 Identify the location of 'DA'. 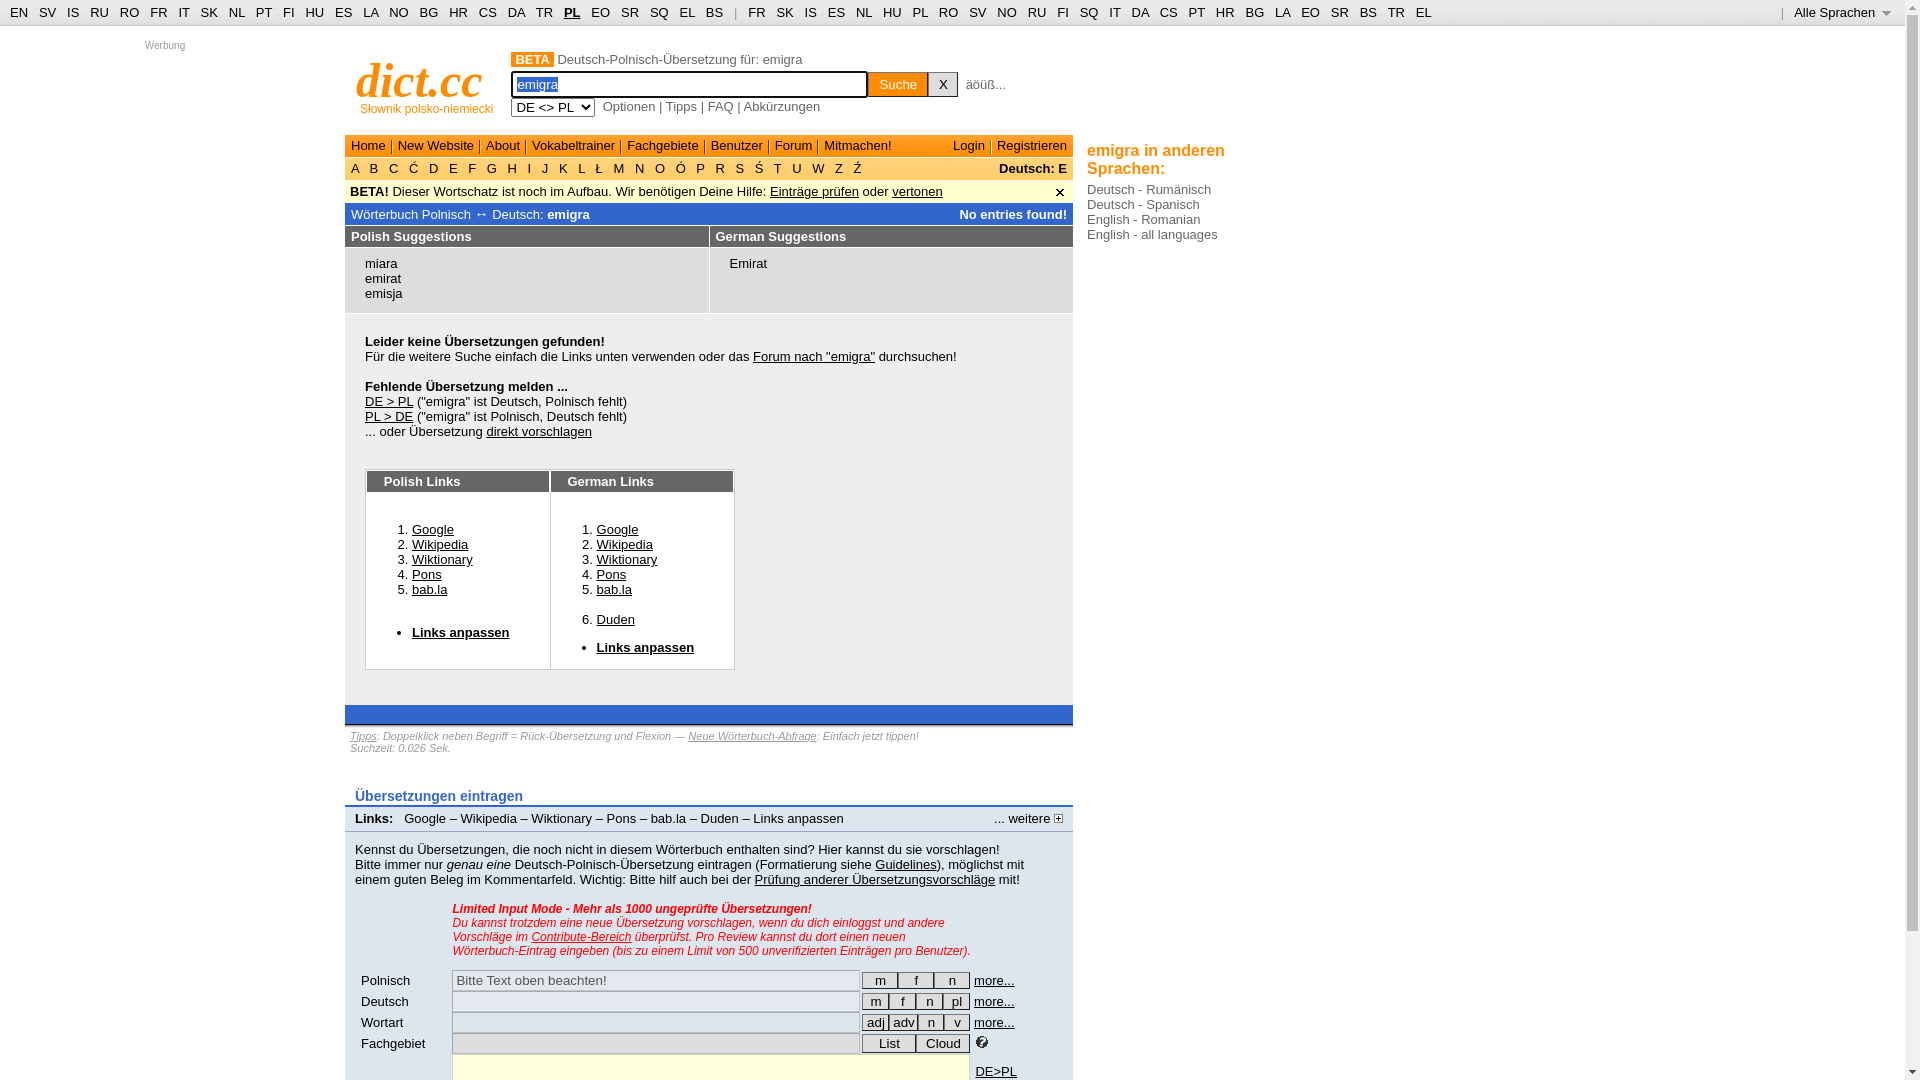
(1140, 12).